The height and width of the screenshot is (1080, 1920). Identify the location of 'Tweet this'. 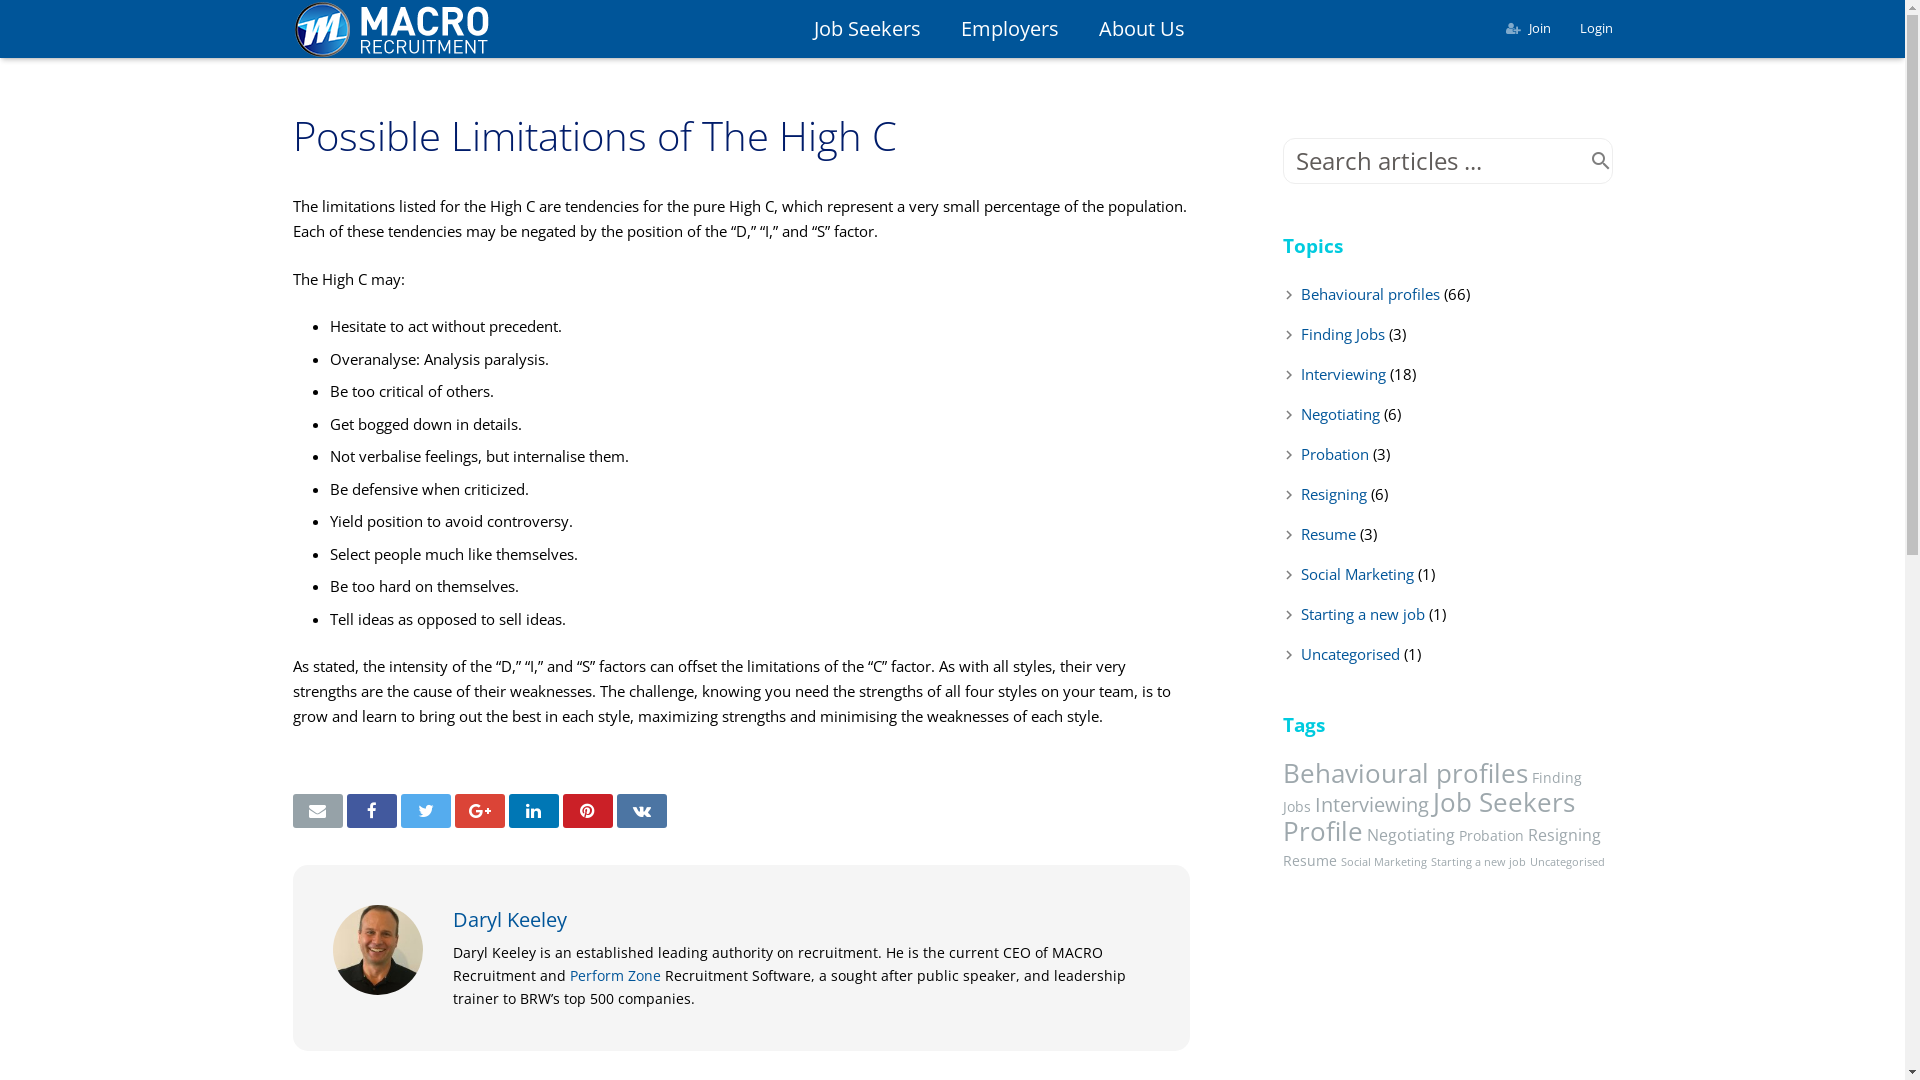
(399, 810).